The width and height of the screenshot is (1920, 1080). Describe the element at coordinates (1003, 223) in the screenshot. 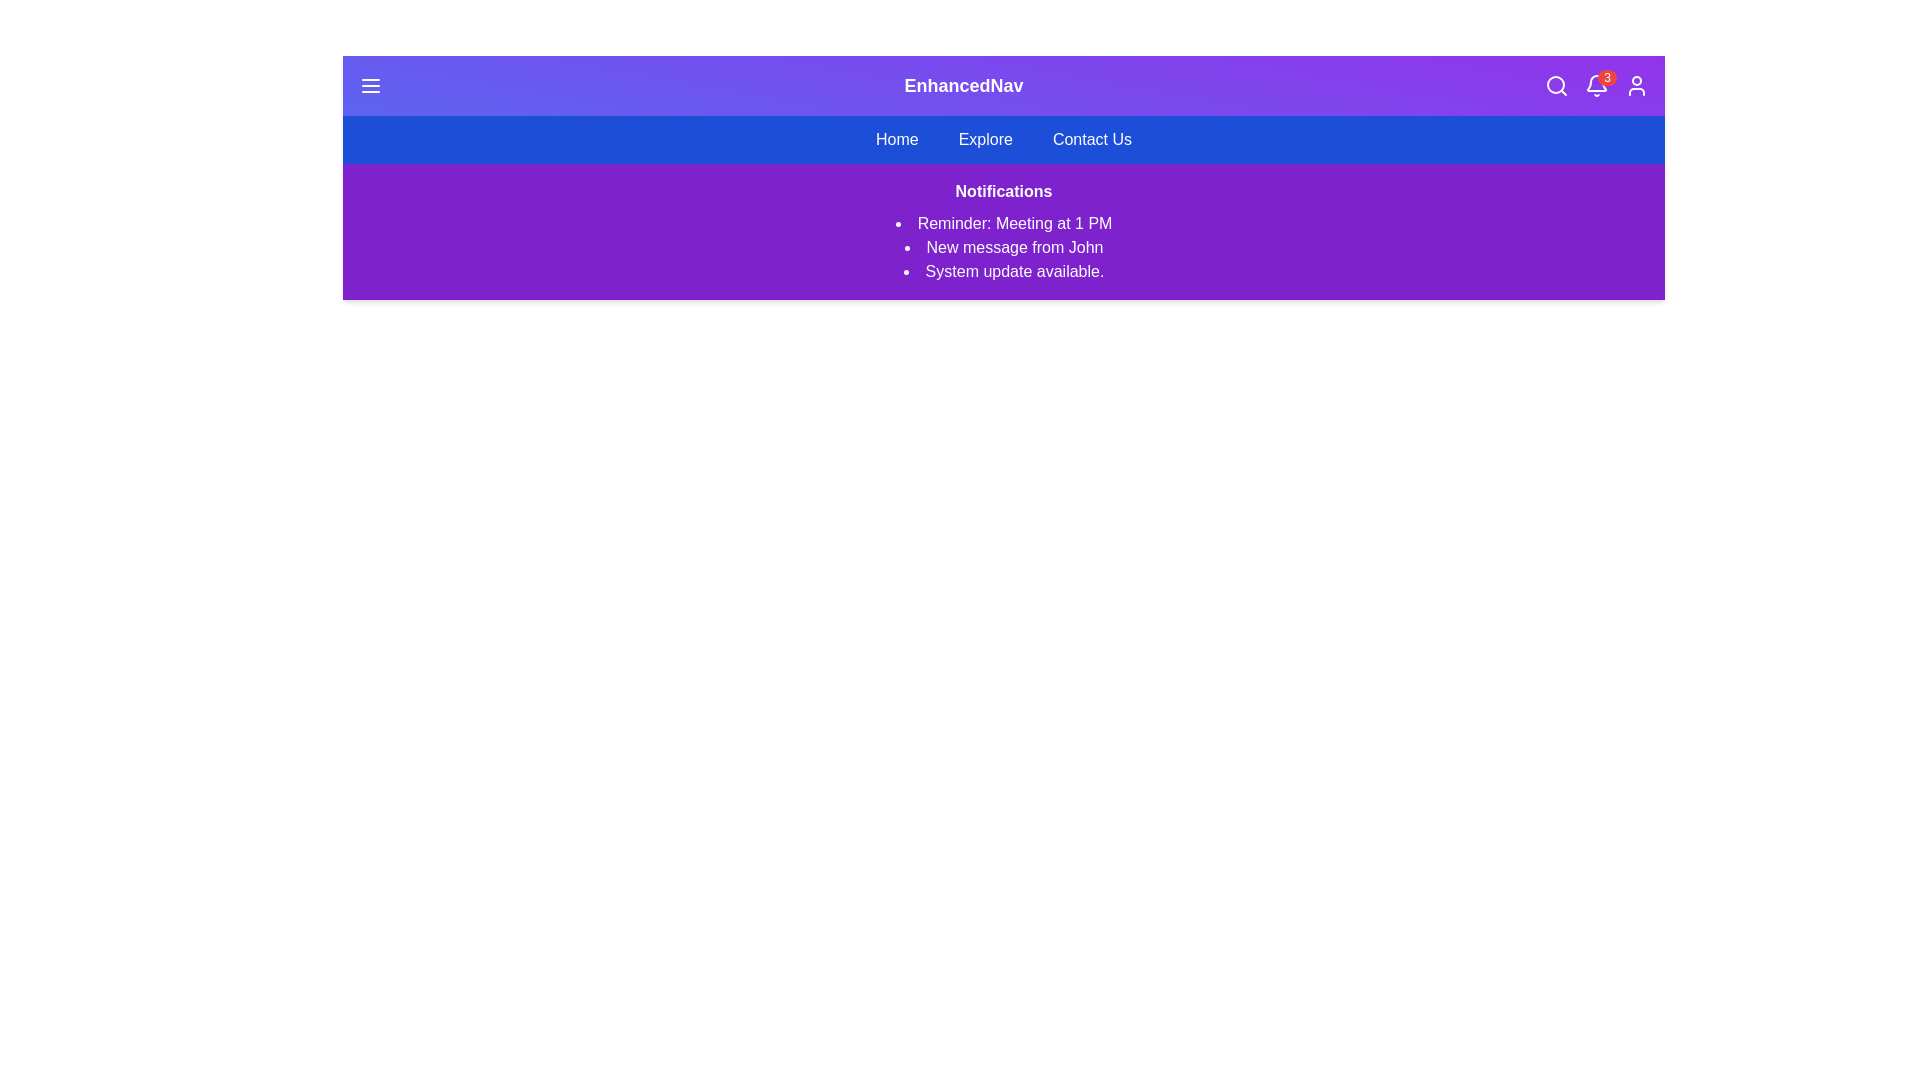

I see `the text item 'Reminder: Meeting at 1 PM' in the notifications list, which is the first item styled with a hover effect that changes the text color to yellow` at that location.